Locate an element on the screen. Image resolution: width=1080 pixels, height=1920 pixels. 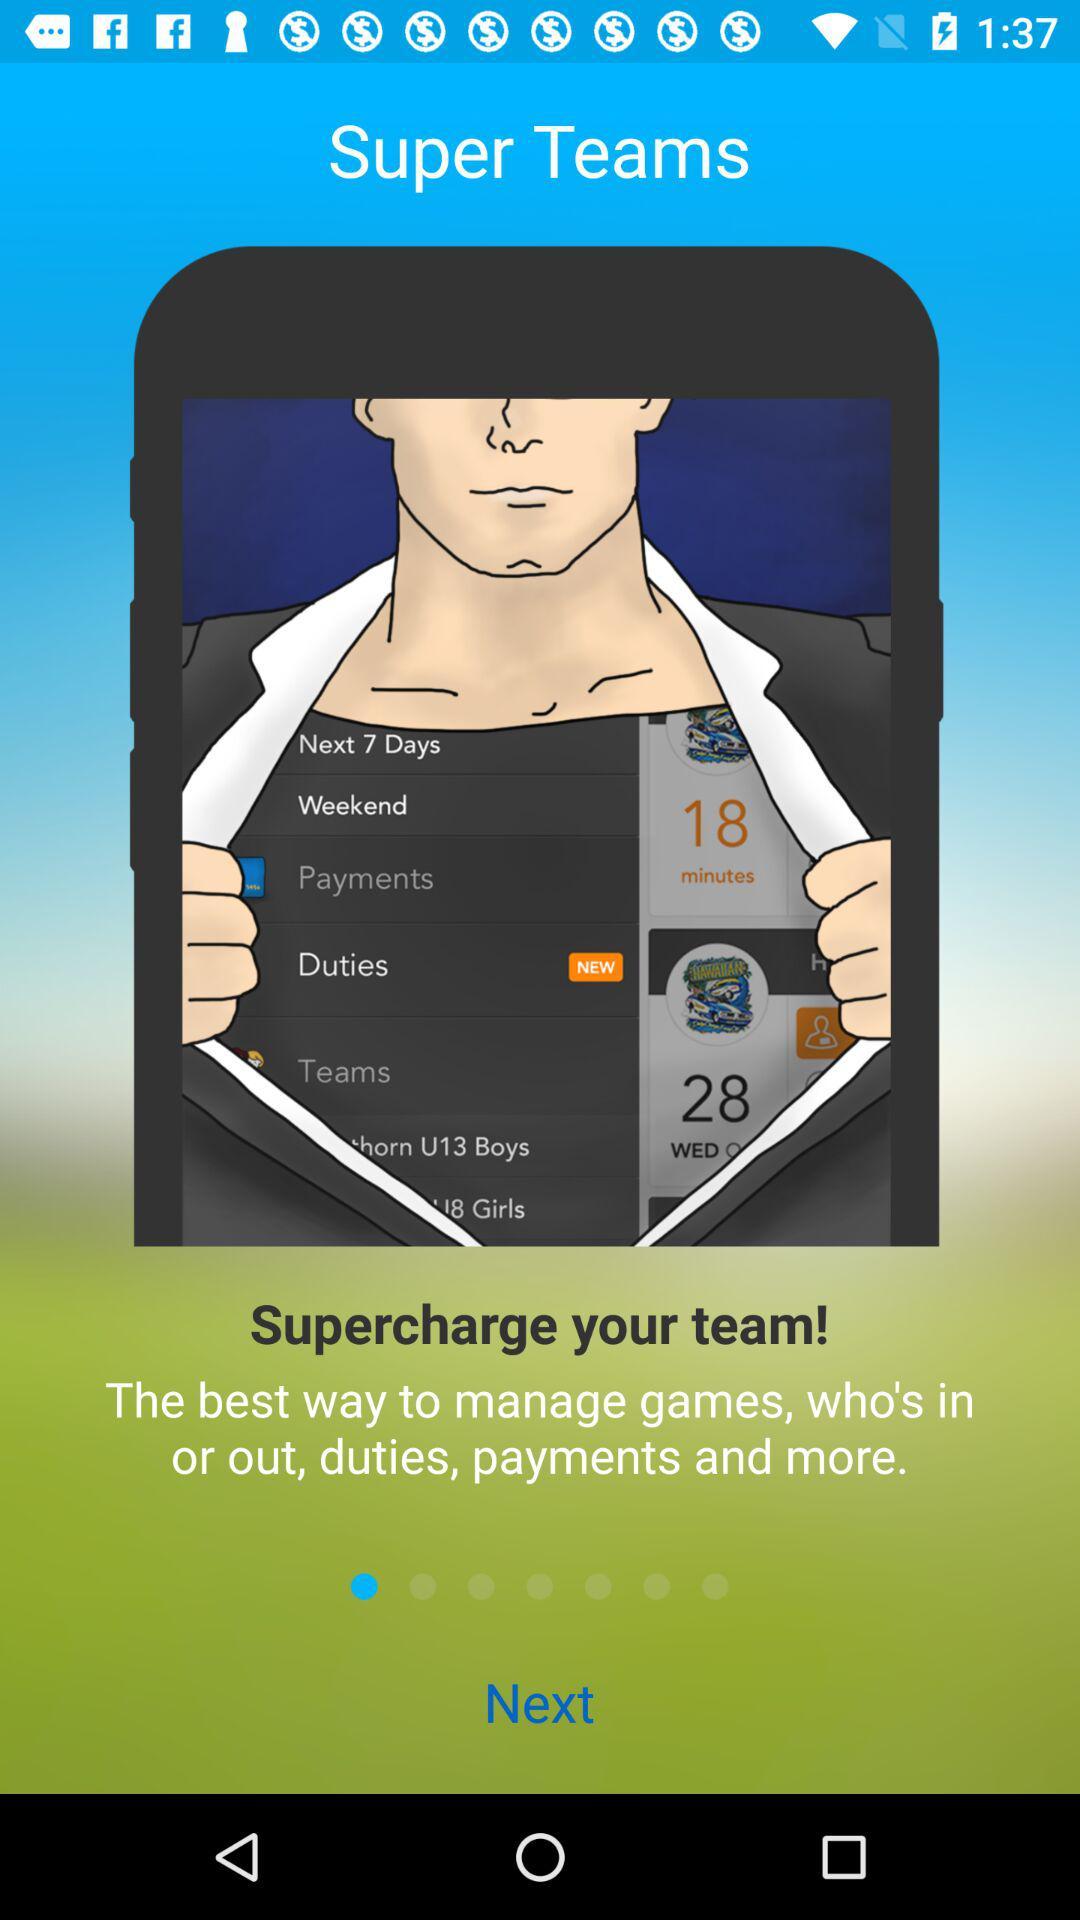
swipe tab is located at coordinates (364, 1585).